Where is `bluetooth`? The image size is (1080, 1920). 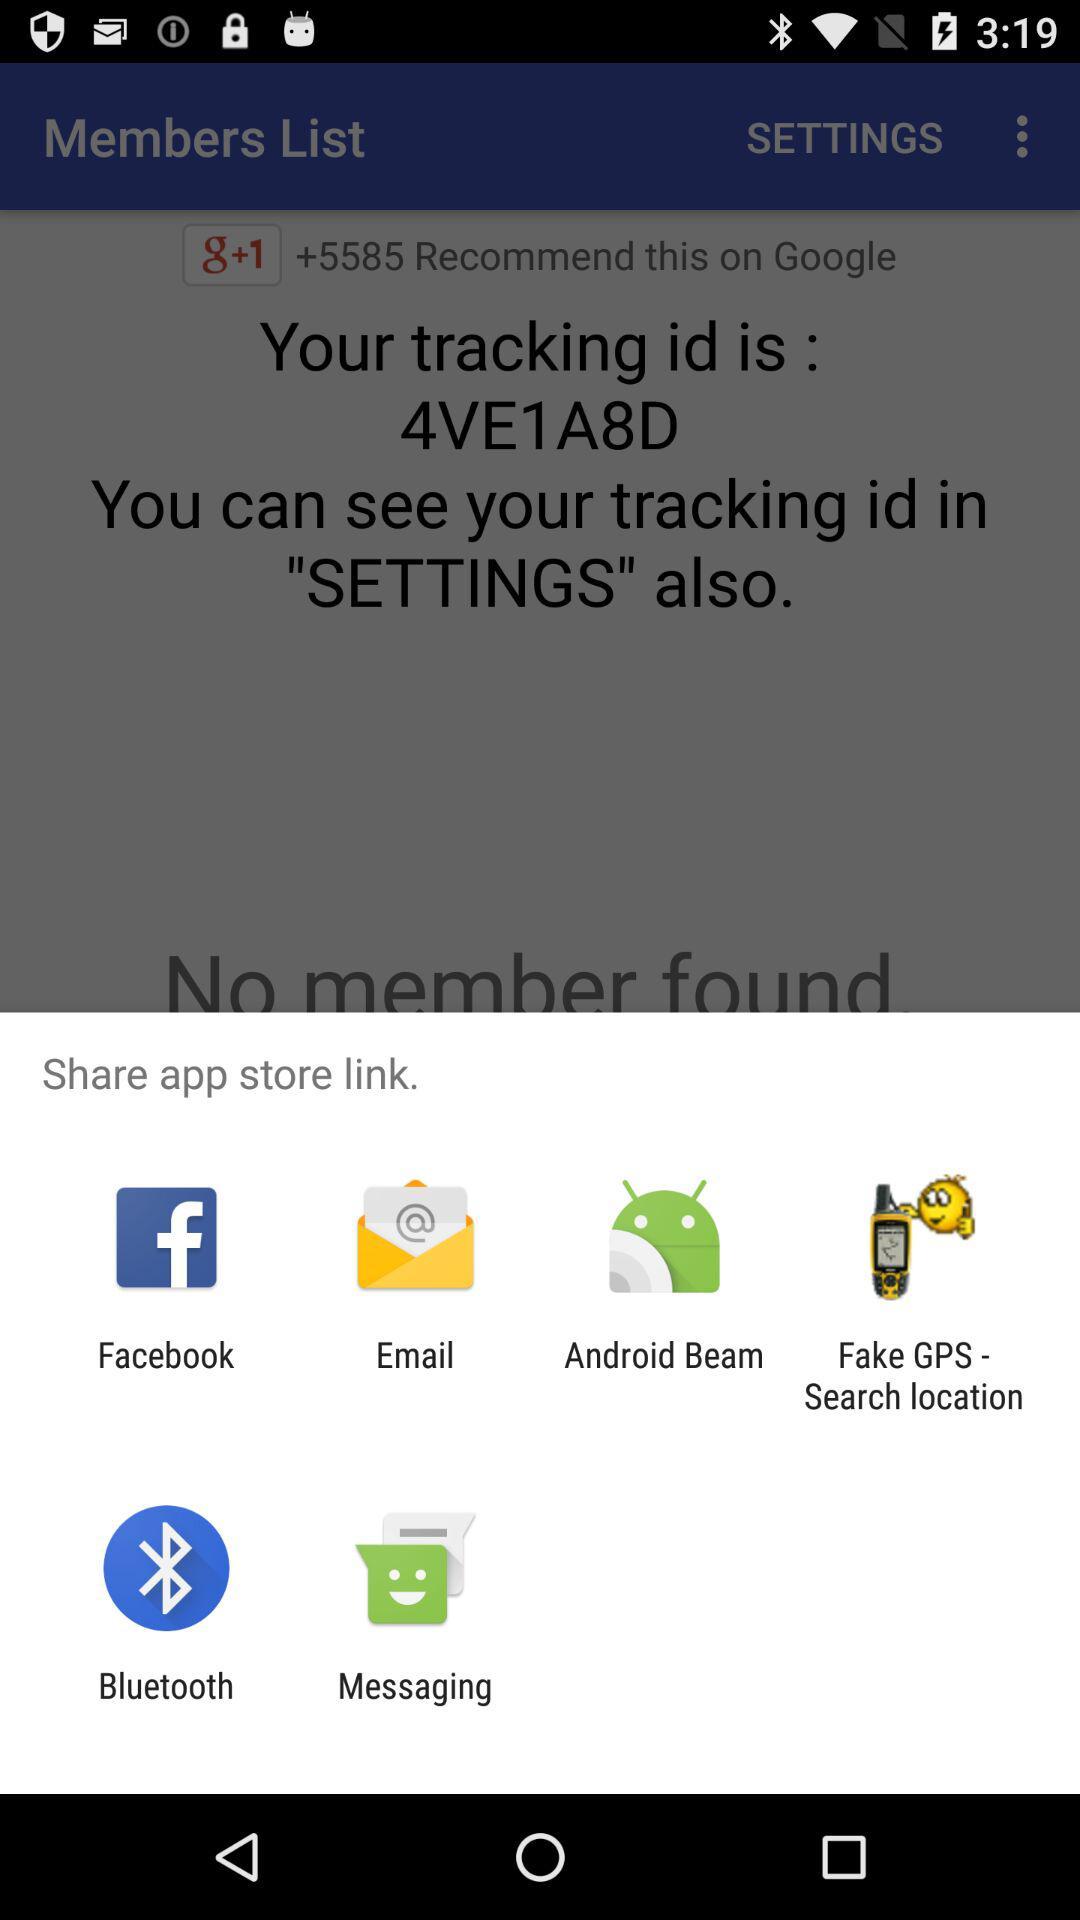 bluetooth is located at coordinates (165, 1705).